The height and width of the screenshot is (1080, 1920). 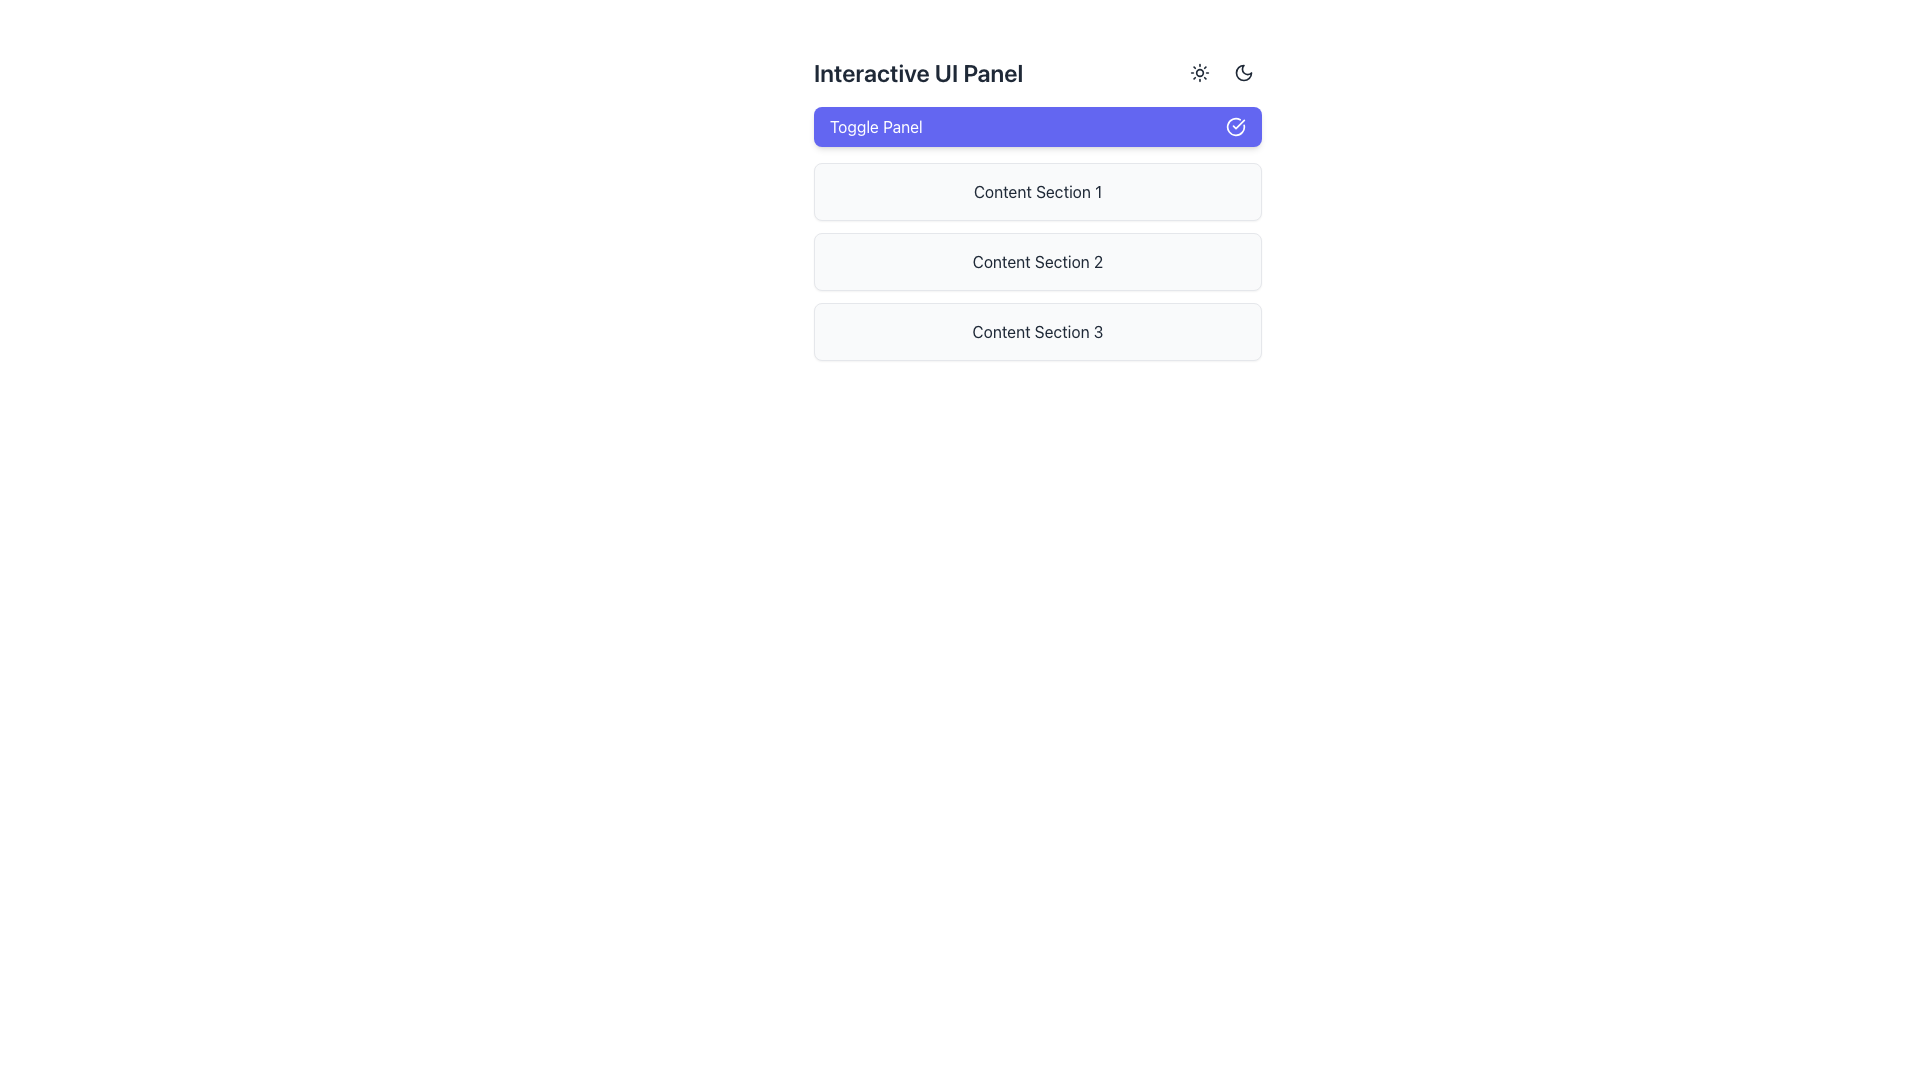 I want to click on the SVG-based icon located at the far right end of the 'Toggle Panel' button, next to the text label 'Toggle Panel', to confirm or toggle its state if it is enabled, so click(x=1235, y=127).